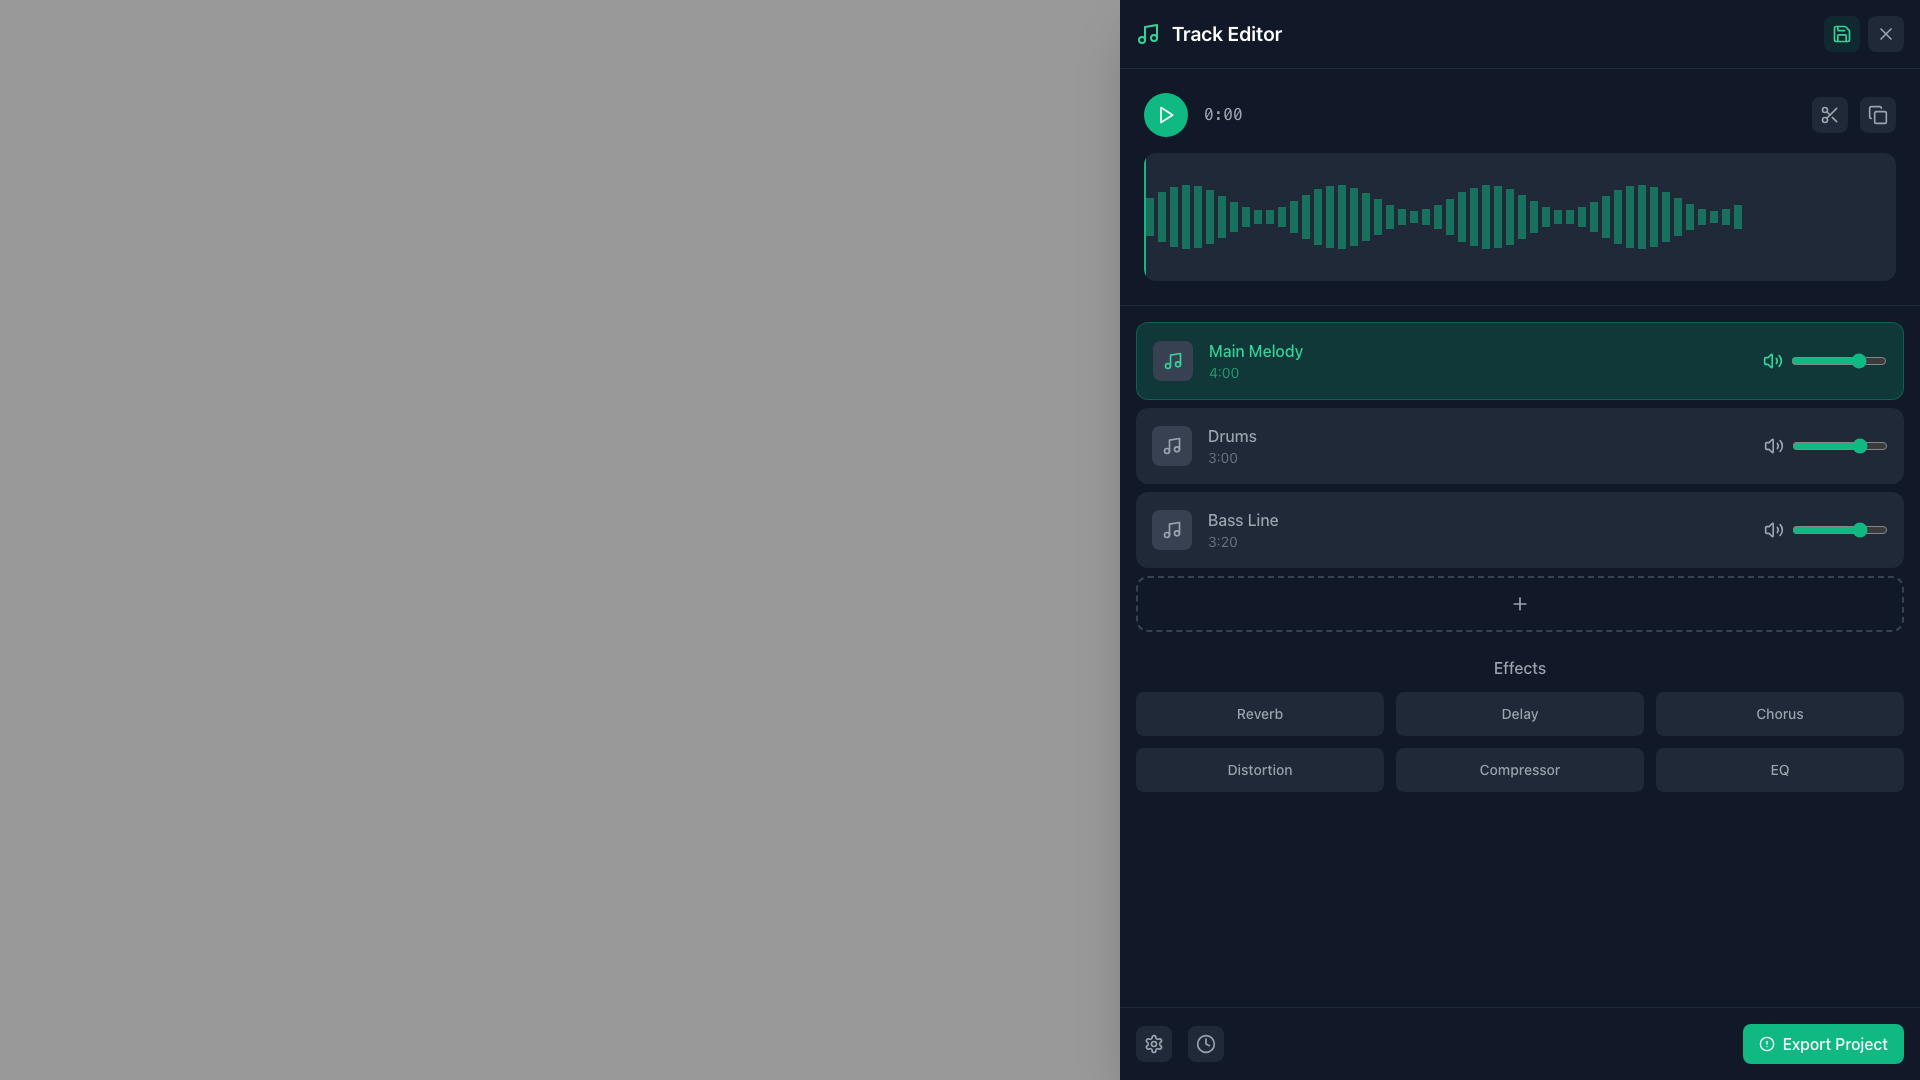 The height and width of the screenshot is (1080, 1920). What do you see at coordinates (1147, 34) in the screenshot?
I see `the music or audio feature icon located in the top-left corner of the interface, adjacent to the 'Track Editor' text header` at bounding box center [1147, 34].